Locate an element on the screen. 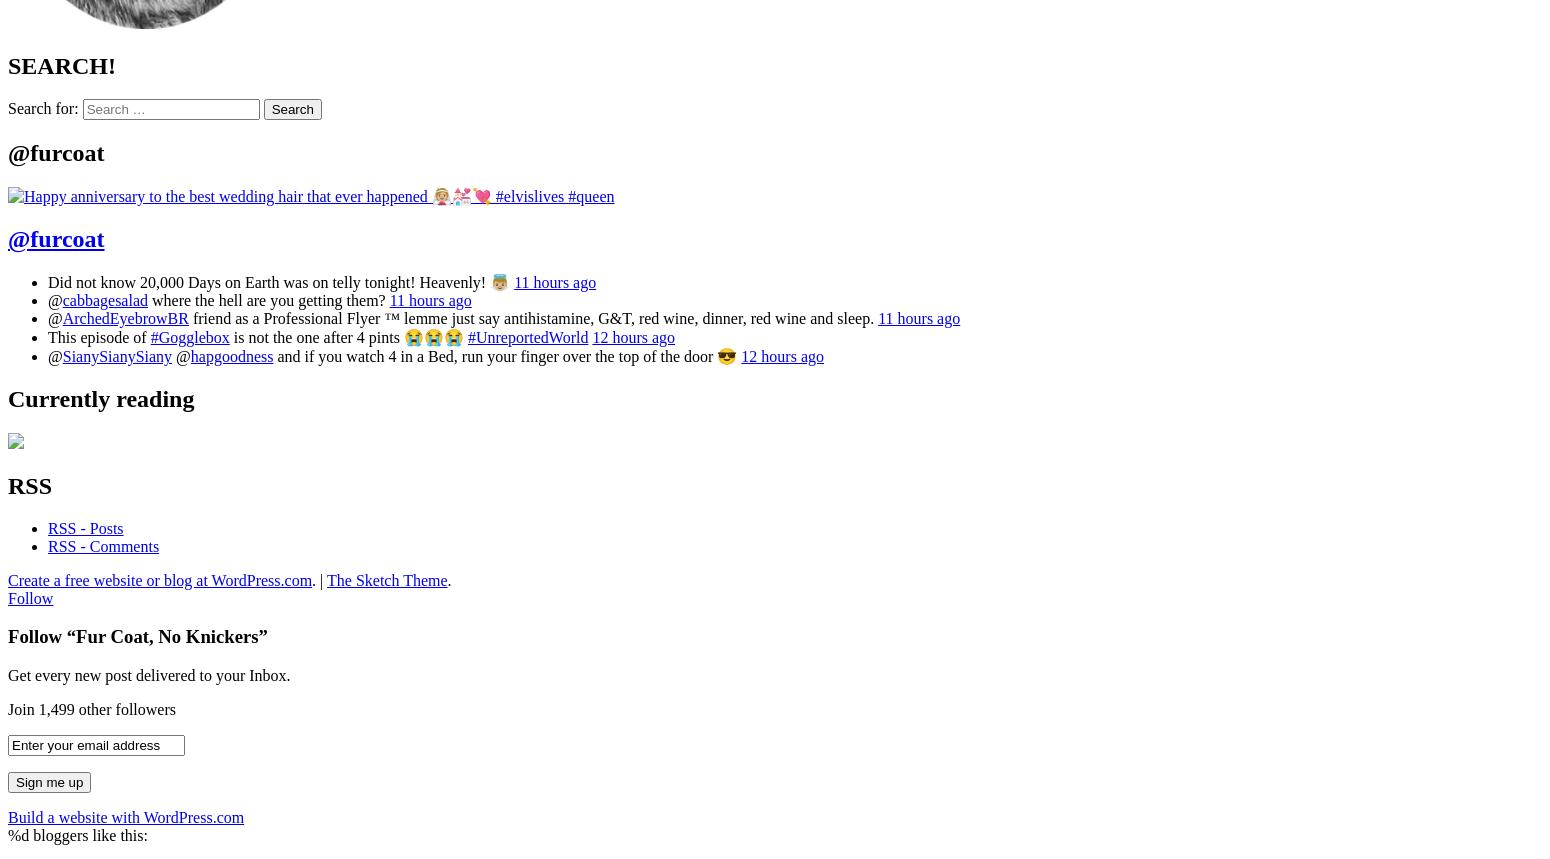  'RSS - Comments' is located at coordinates (103, 544).